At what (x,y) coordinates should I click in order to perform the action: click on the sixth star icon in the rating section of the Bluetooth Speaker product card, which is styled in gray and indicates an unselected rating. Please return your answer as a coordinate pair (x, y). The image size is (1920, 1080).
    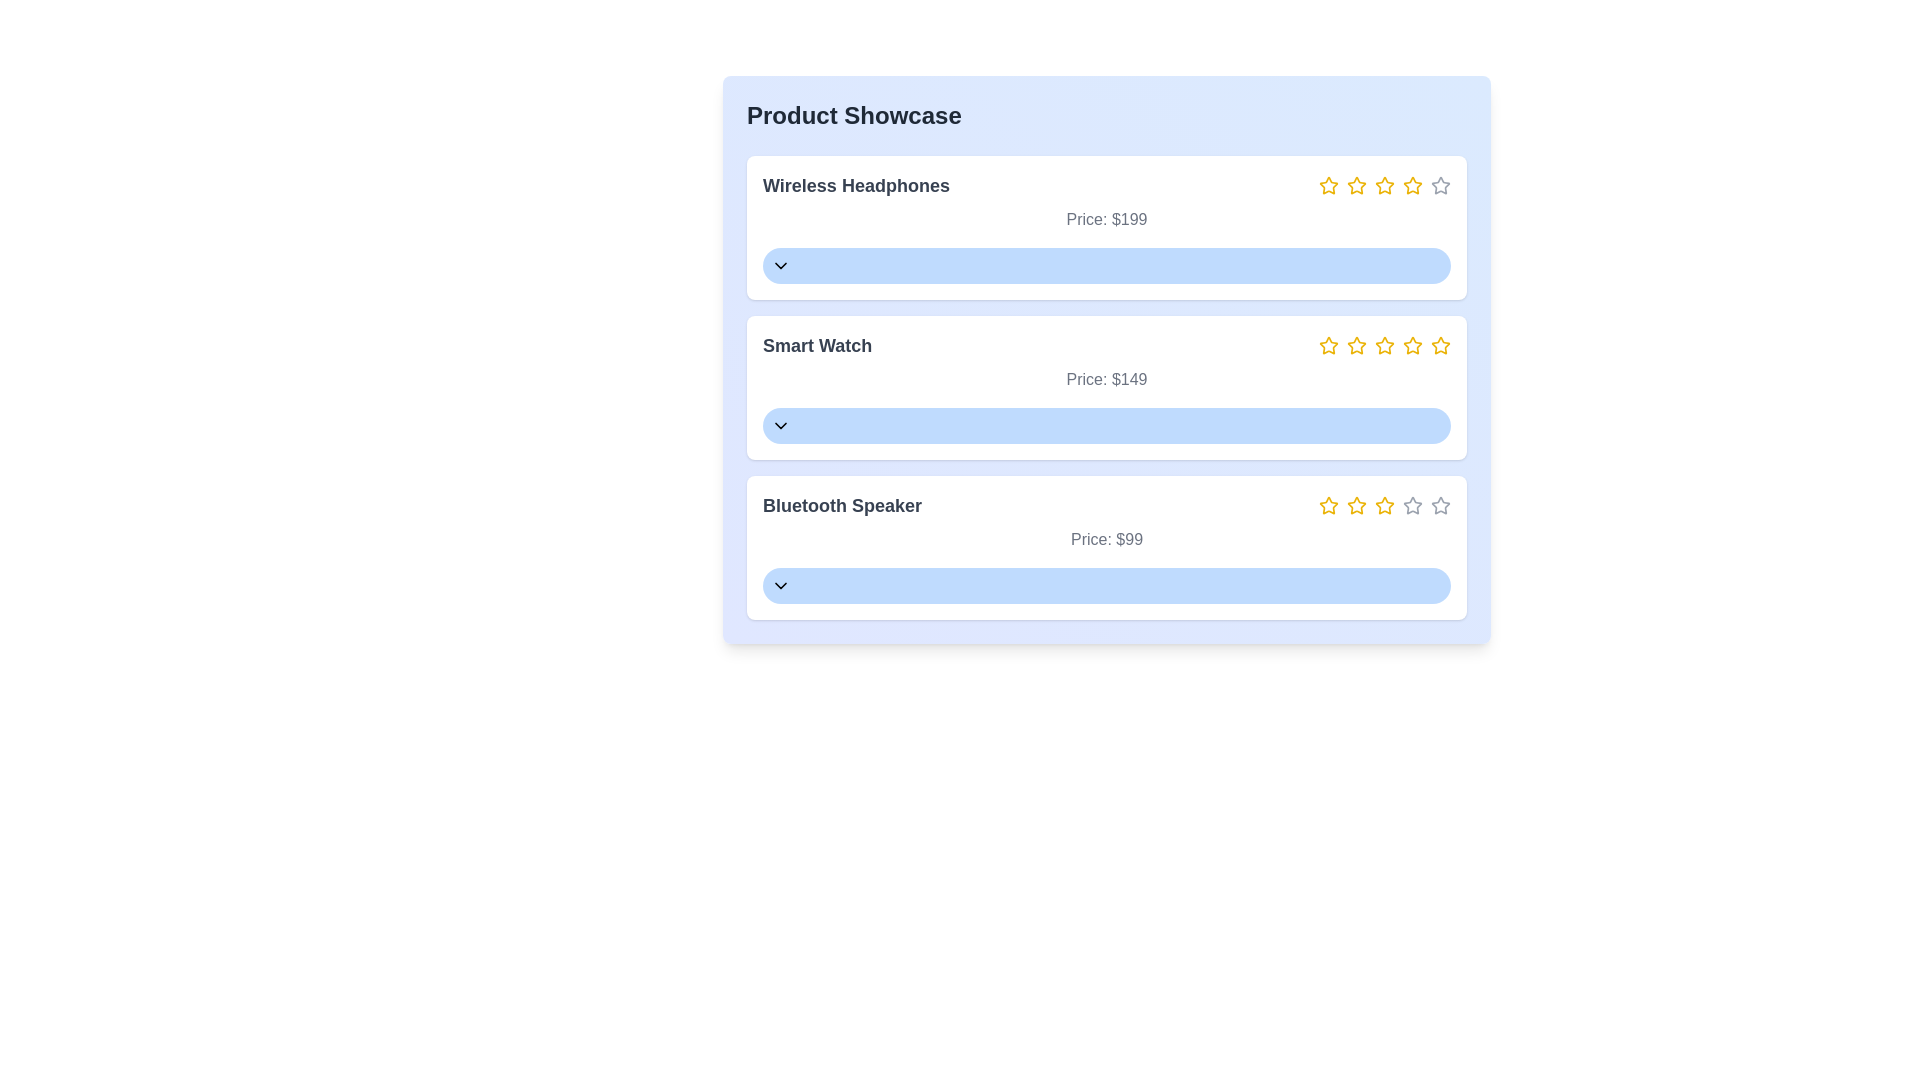
    Looking at the image, I should click on (1411, 504).